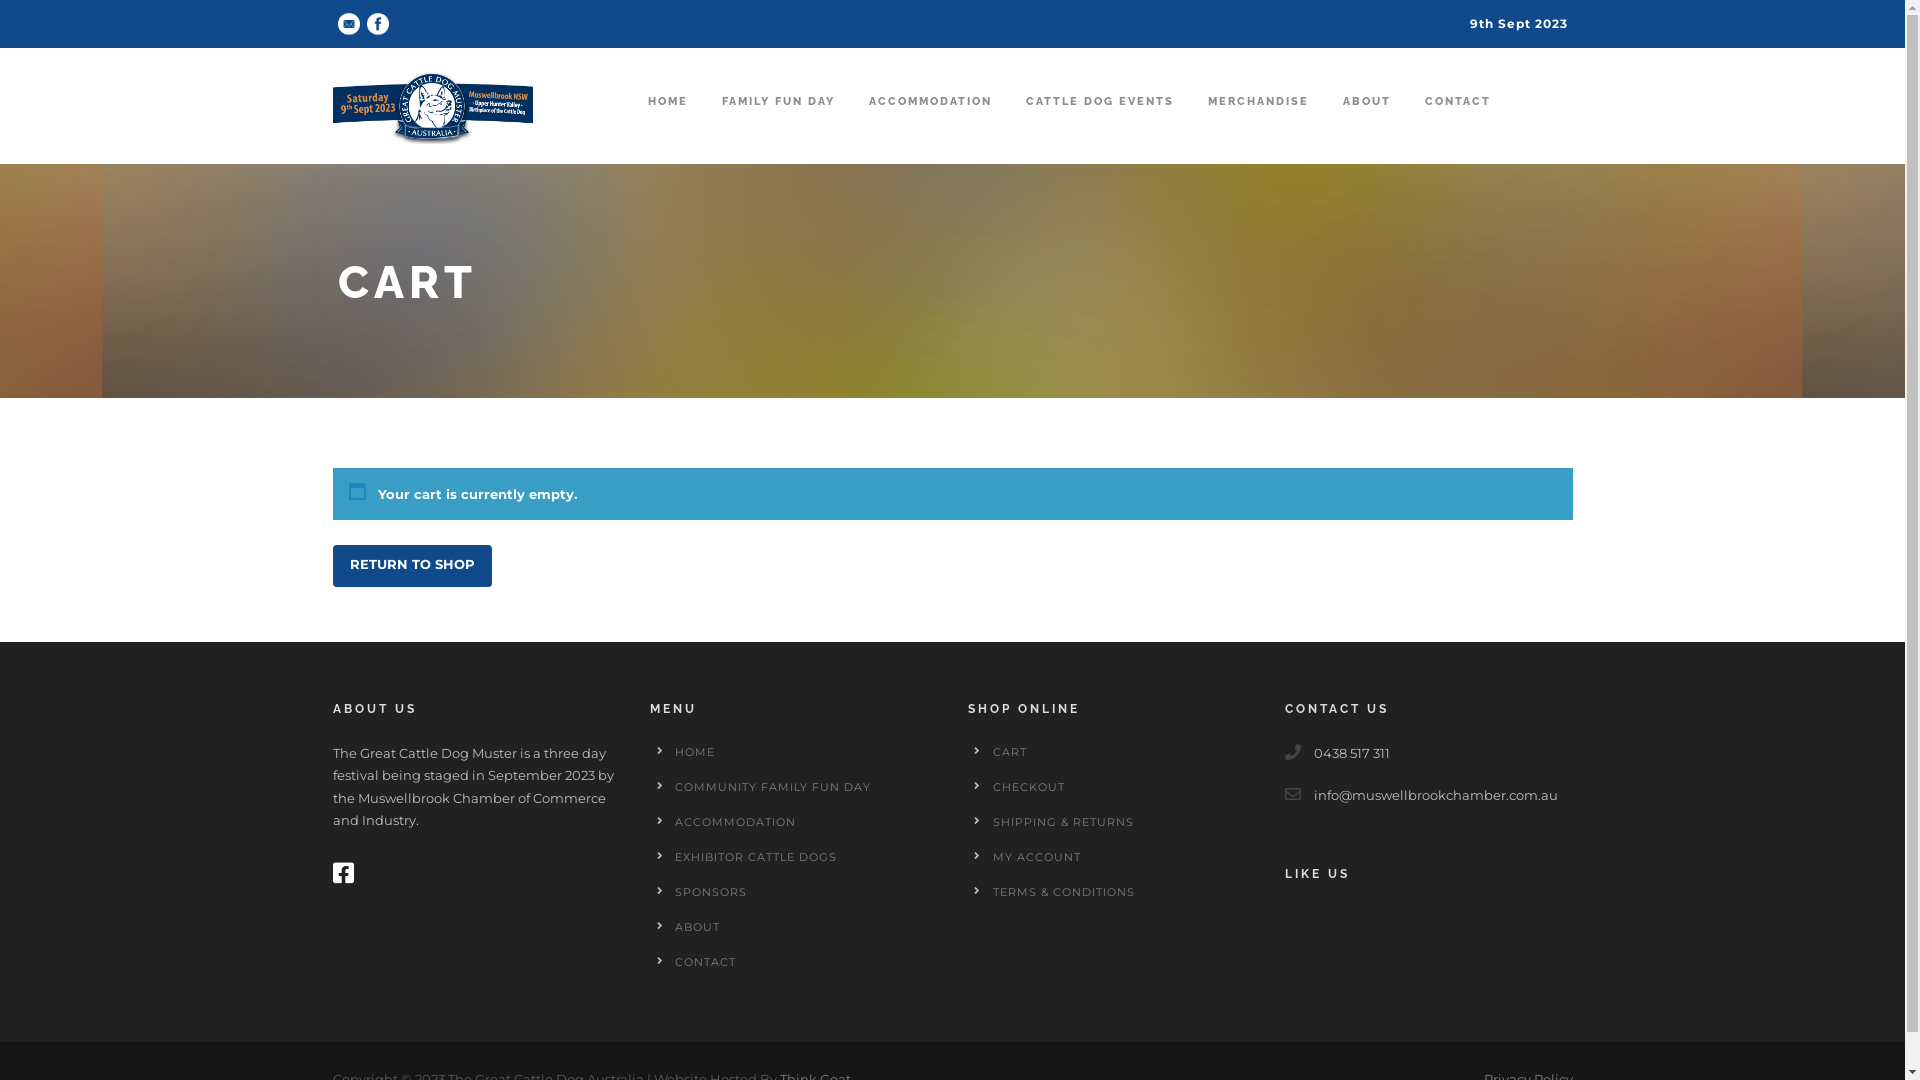  I want to click on 'COMMUNITY FAMILY FUN DAY', so click(675, 785).